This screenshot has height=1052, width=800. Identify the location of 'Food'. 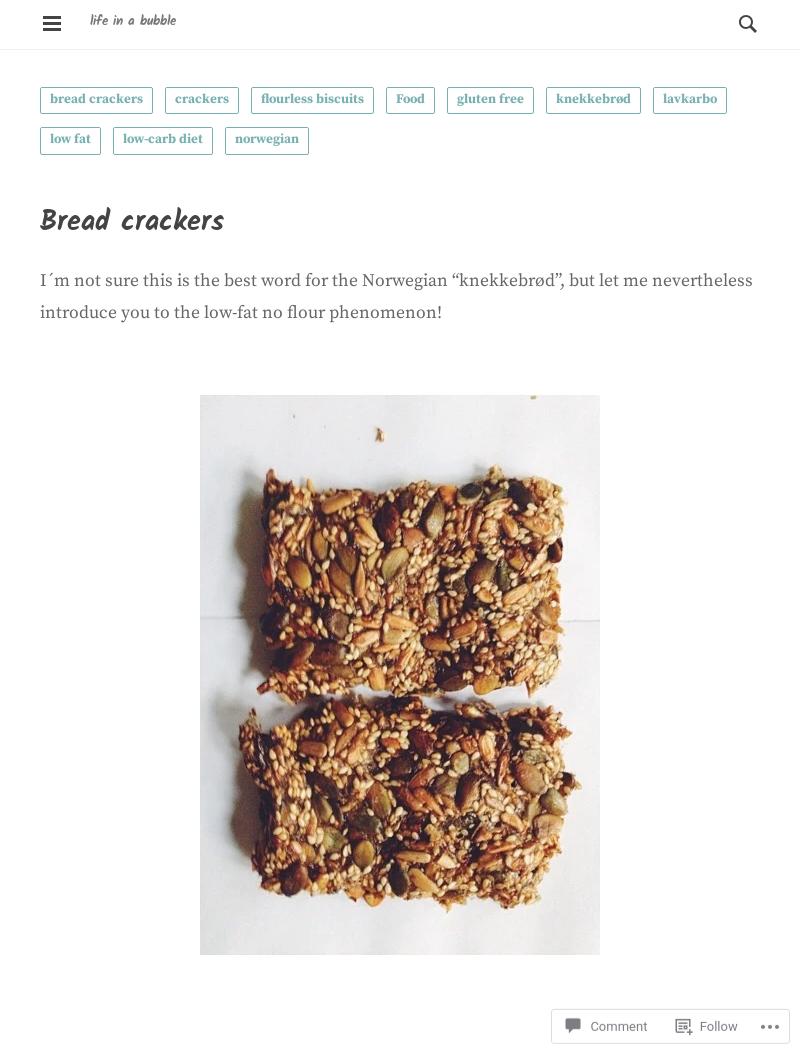
(410, 98).